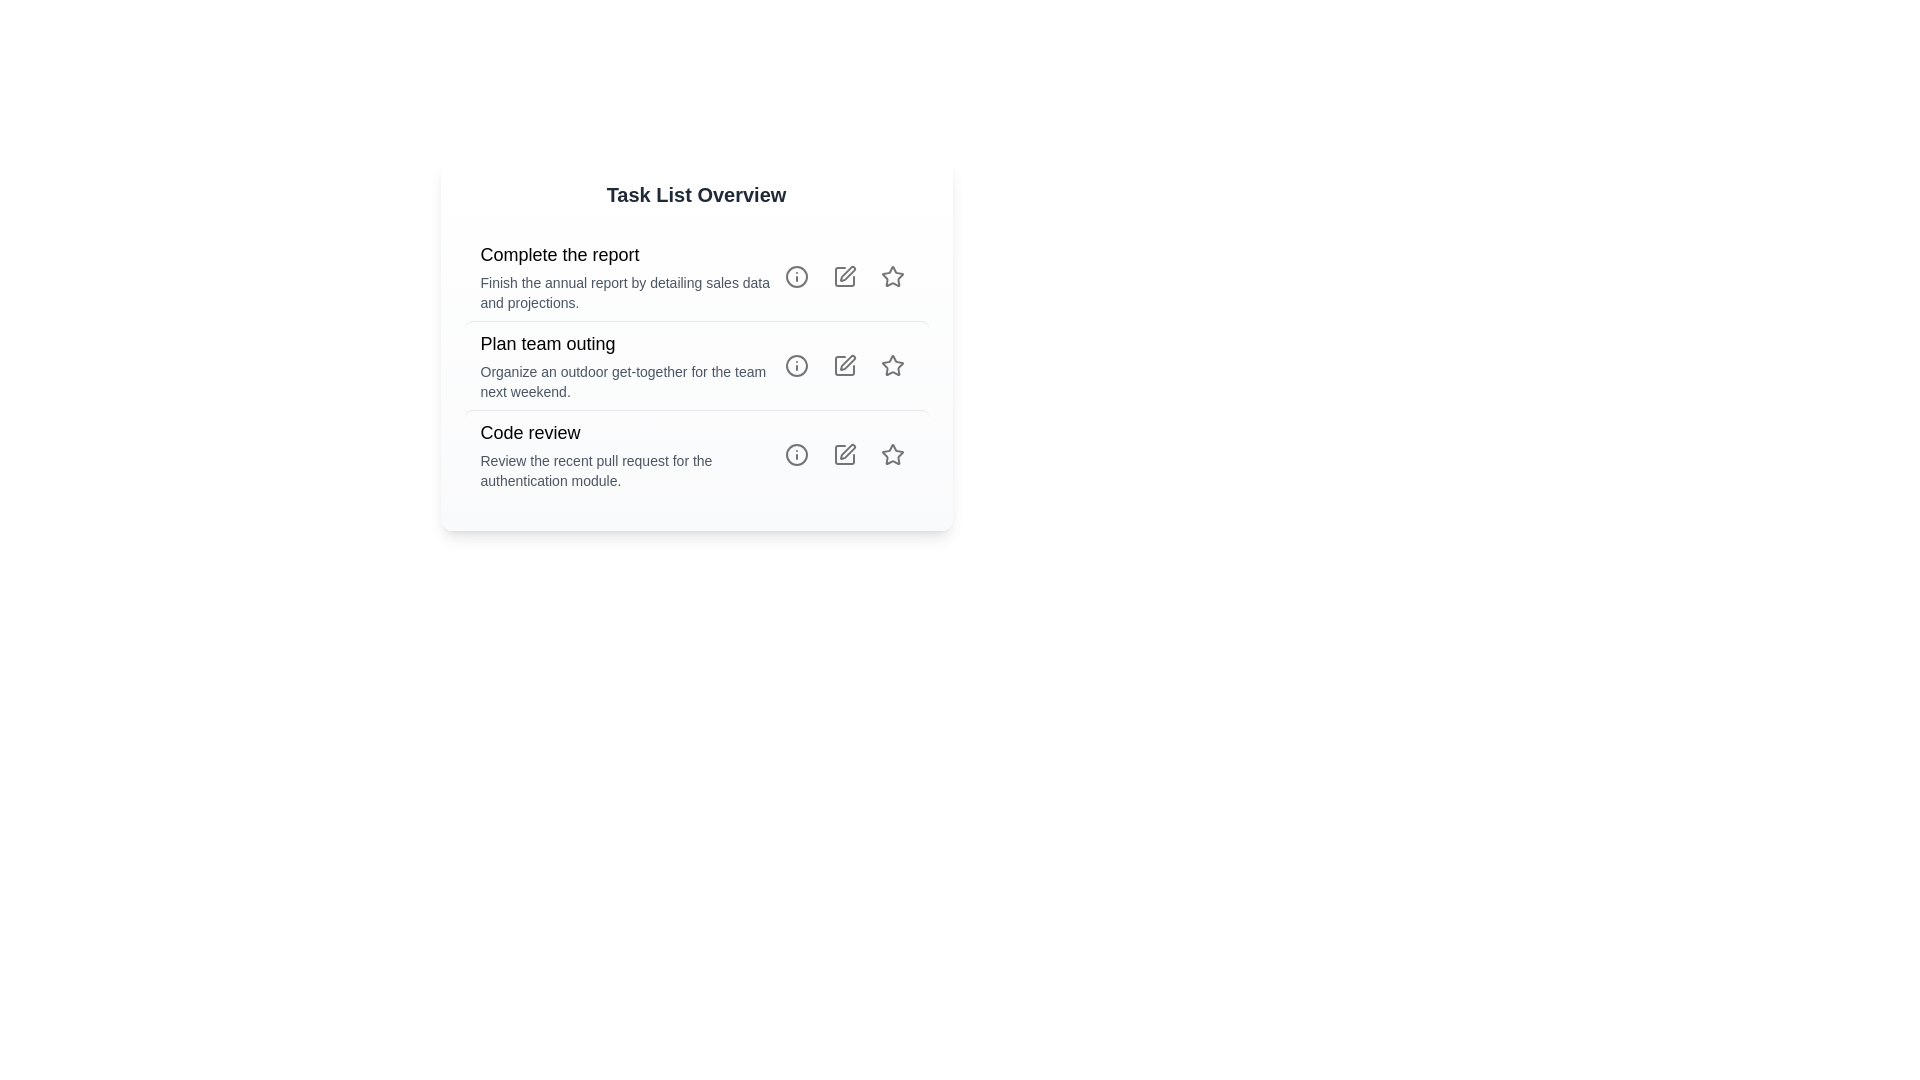 The width and height of the screenshot is (1920, 1080). What do you see at coordinates (891, 366) in the screenshot?
I see `the star-shaped icon with an outlined design located at the far right of the second row under the 'Plan team outing' task` at bounding box center [891, 366].